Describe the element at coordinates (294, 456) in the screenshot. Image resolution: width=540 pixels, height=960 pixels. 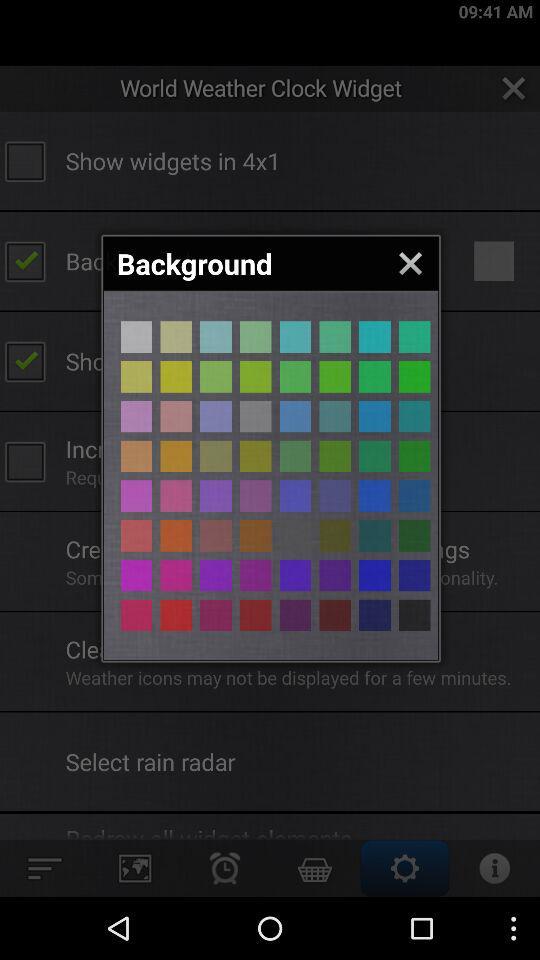
I see `background colour button` at that location.